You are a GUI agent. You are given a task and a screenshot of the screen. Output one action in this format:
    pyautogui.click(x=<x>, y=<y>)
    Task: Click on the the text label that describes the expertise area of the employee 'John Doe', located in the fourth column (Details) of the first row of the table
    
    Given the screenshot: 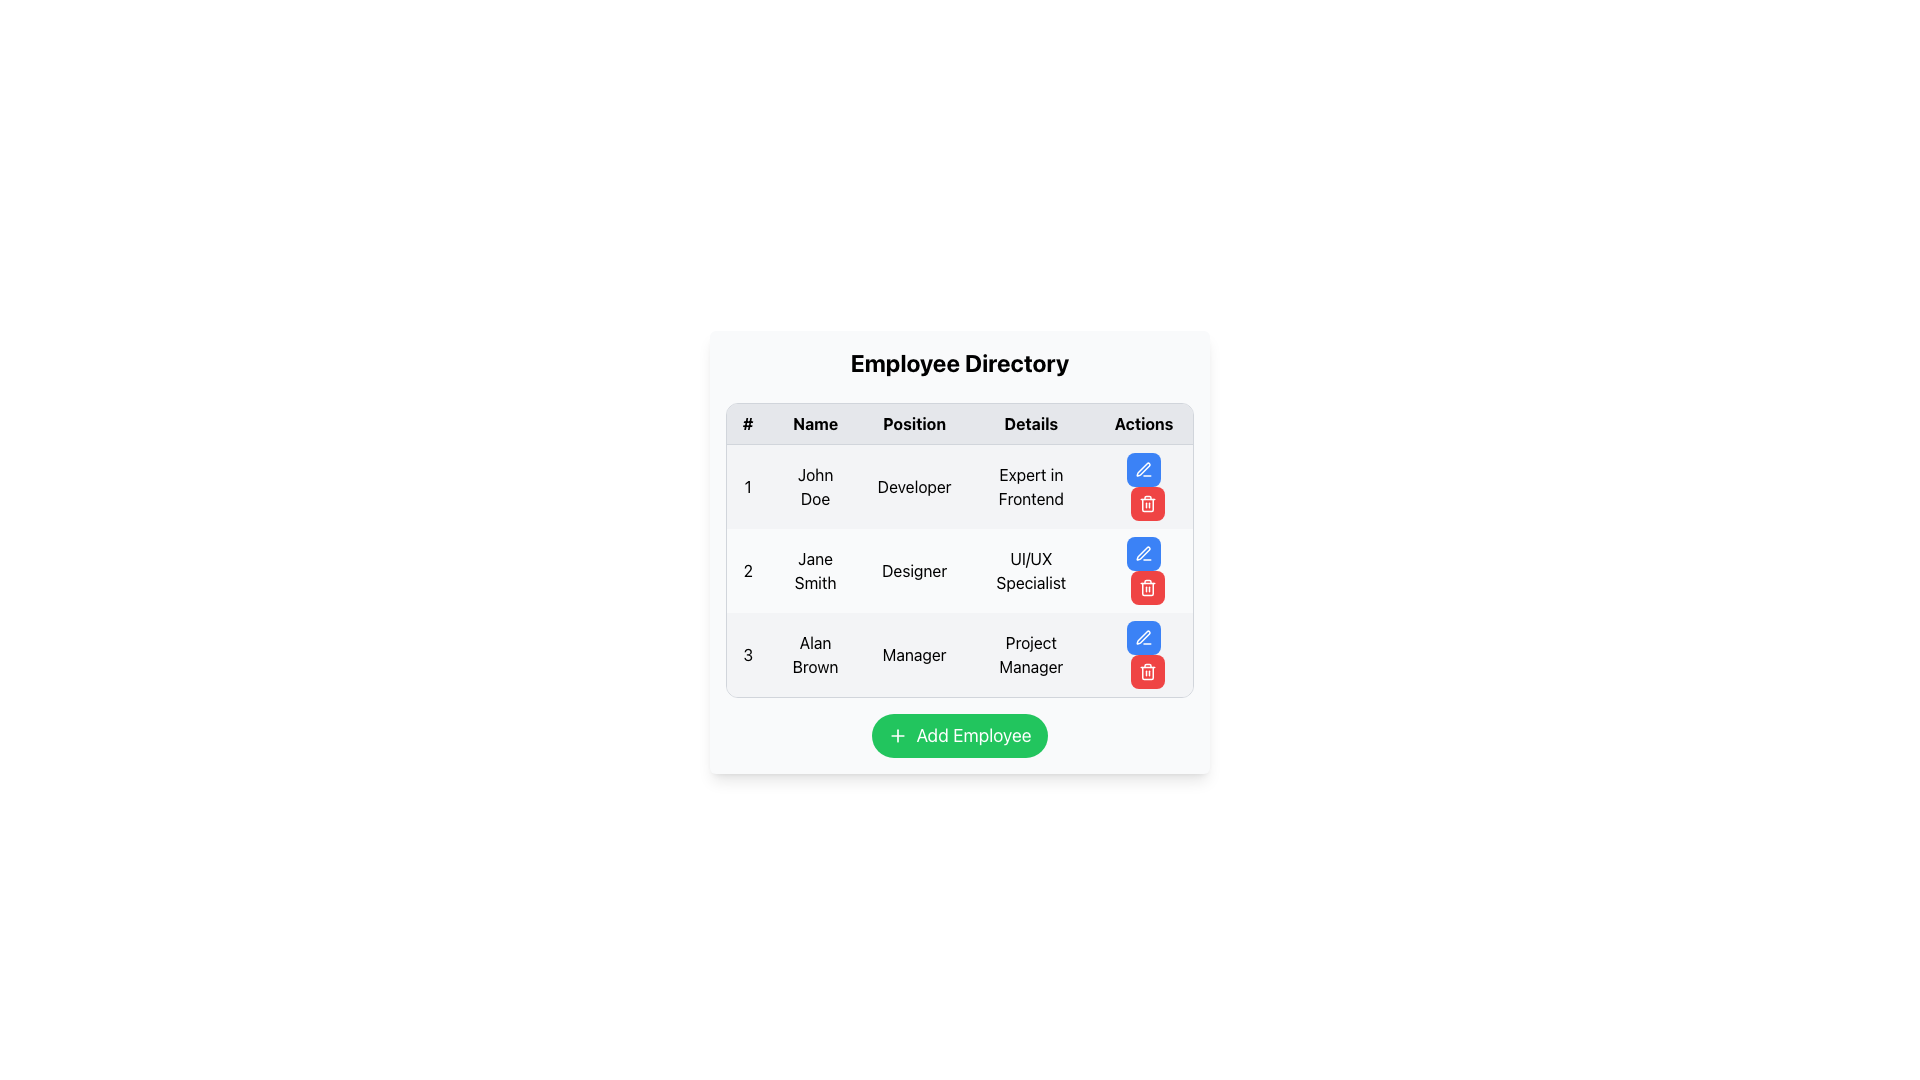 What is the action you would take?
    pyautogui.click(x=1031, y=486)
    